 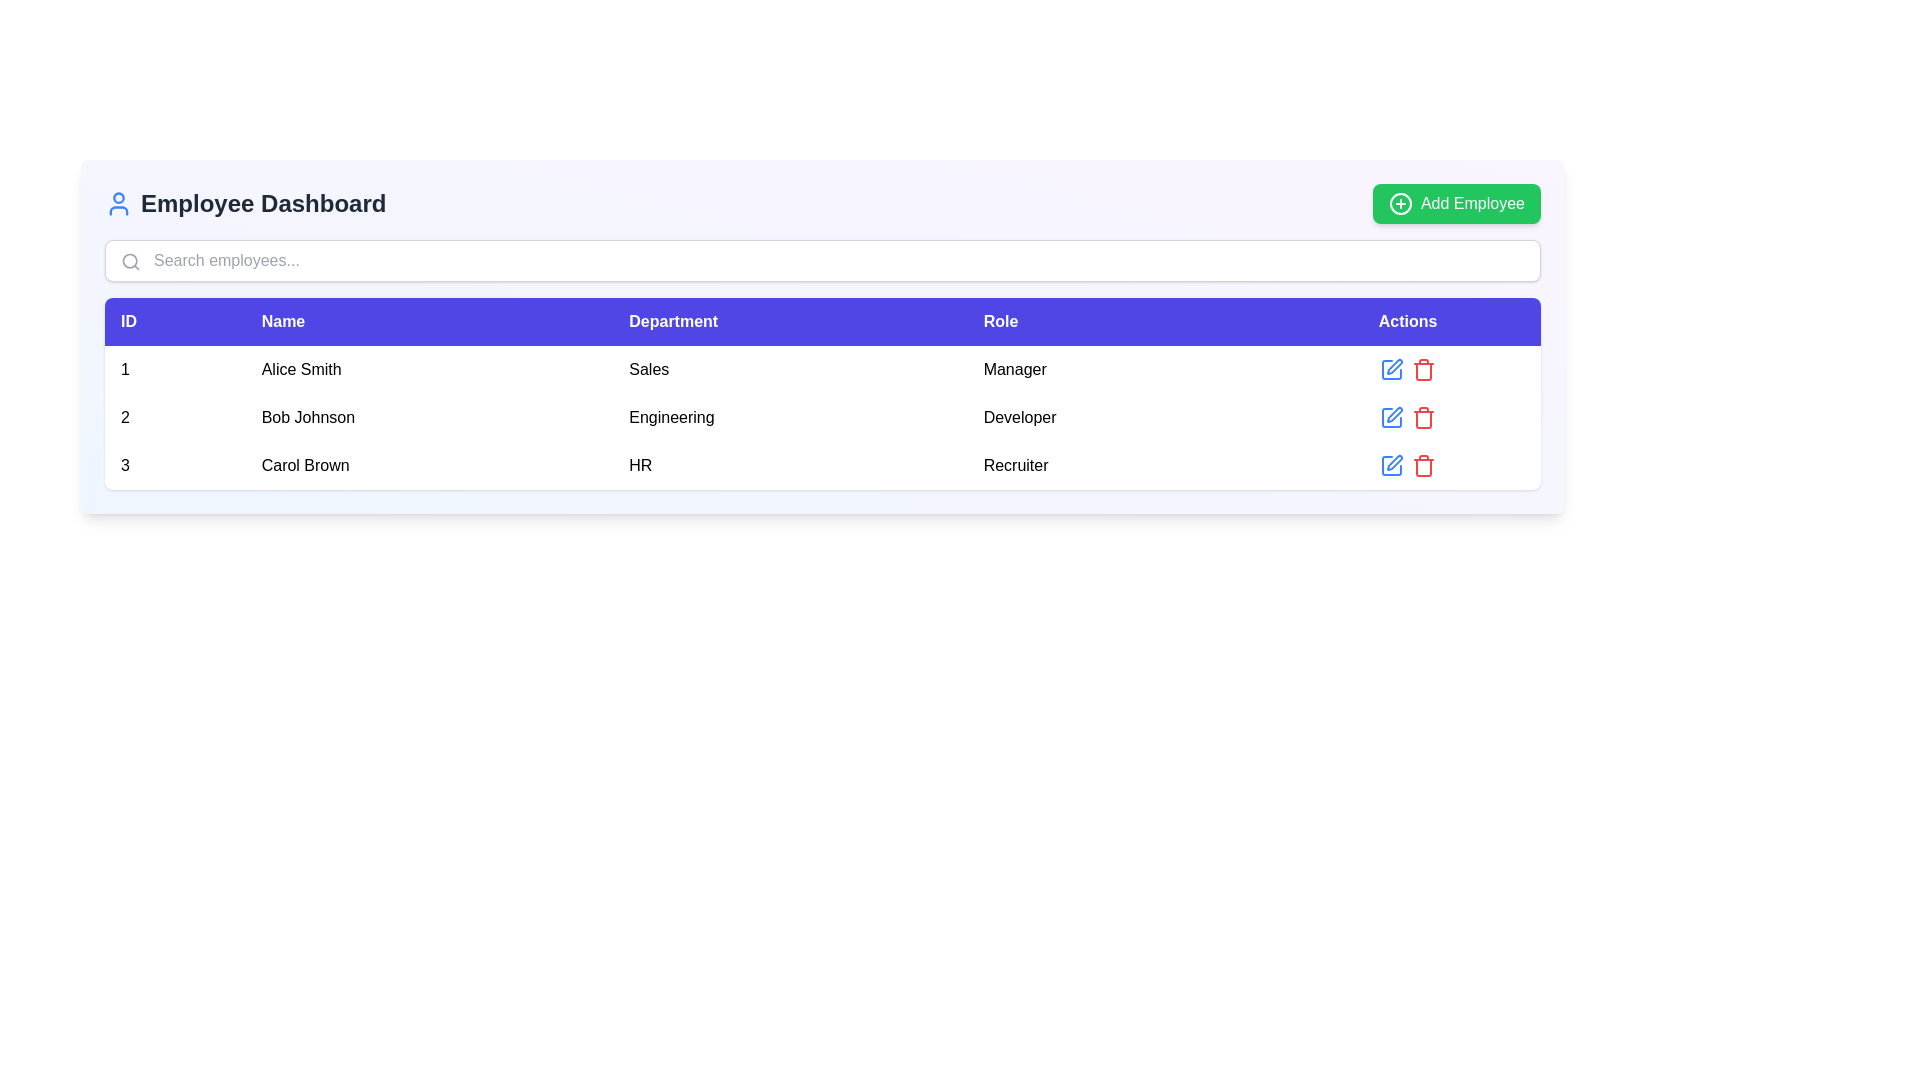 I want to click on the green 'Add Employee' button with rounded corners located at the top-right corner of the interface, so click(x=1456, y=204).